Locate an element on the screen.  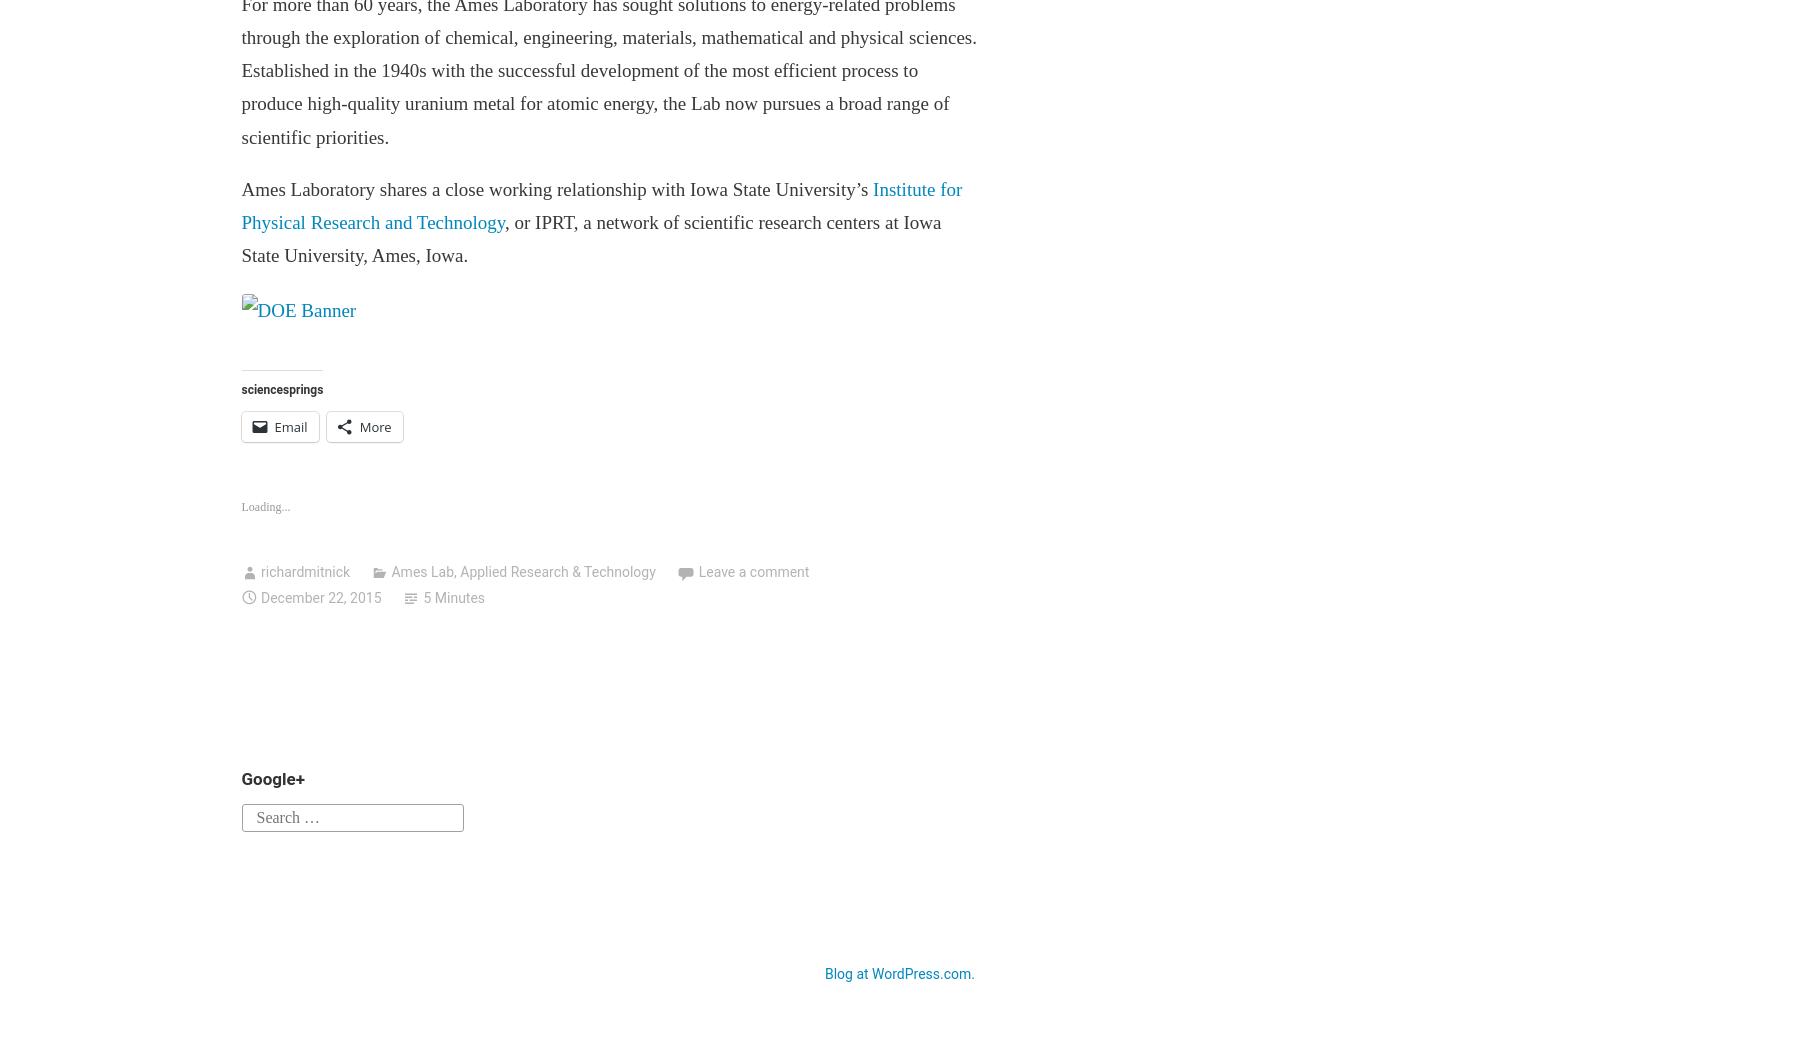
'Blog at WordPress.com.' is located at coordinates (899, 973).